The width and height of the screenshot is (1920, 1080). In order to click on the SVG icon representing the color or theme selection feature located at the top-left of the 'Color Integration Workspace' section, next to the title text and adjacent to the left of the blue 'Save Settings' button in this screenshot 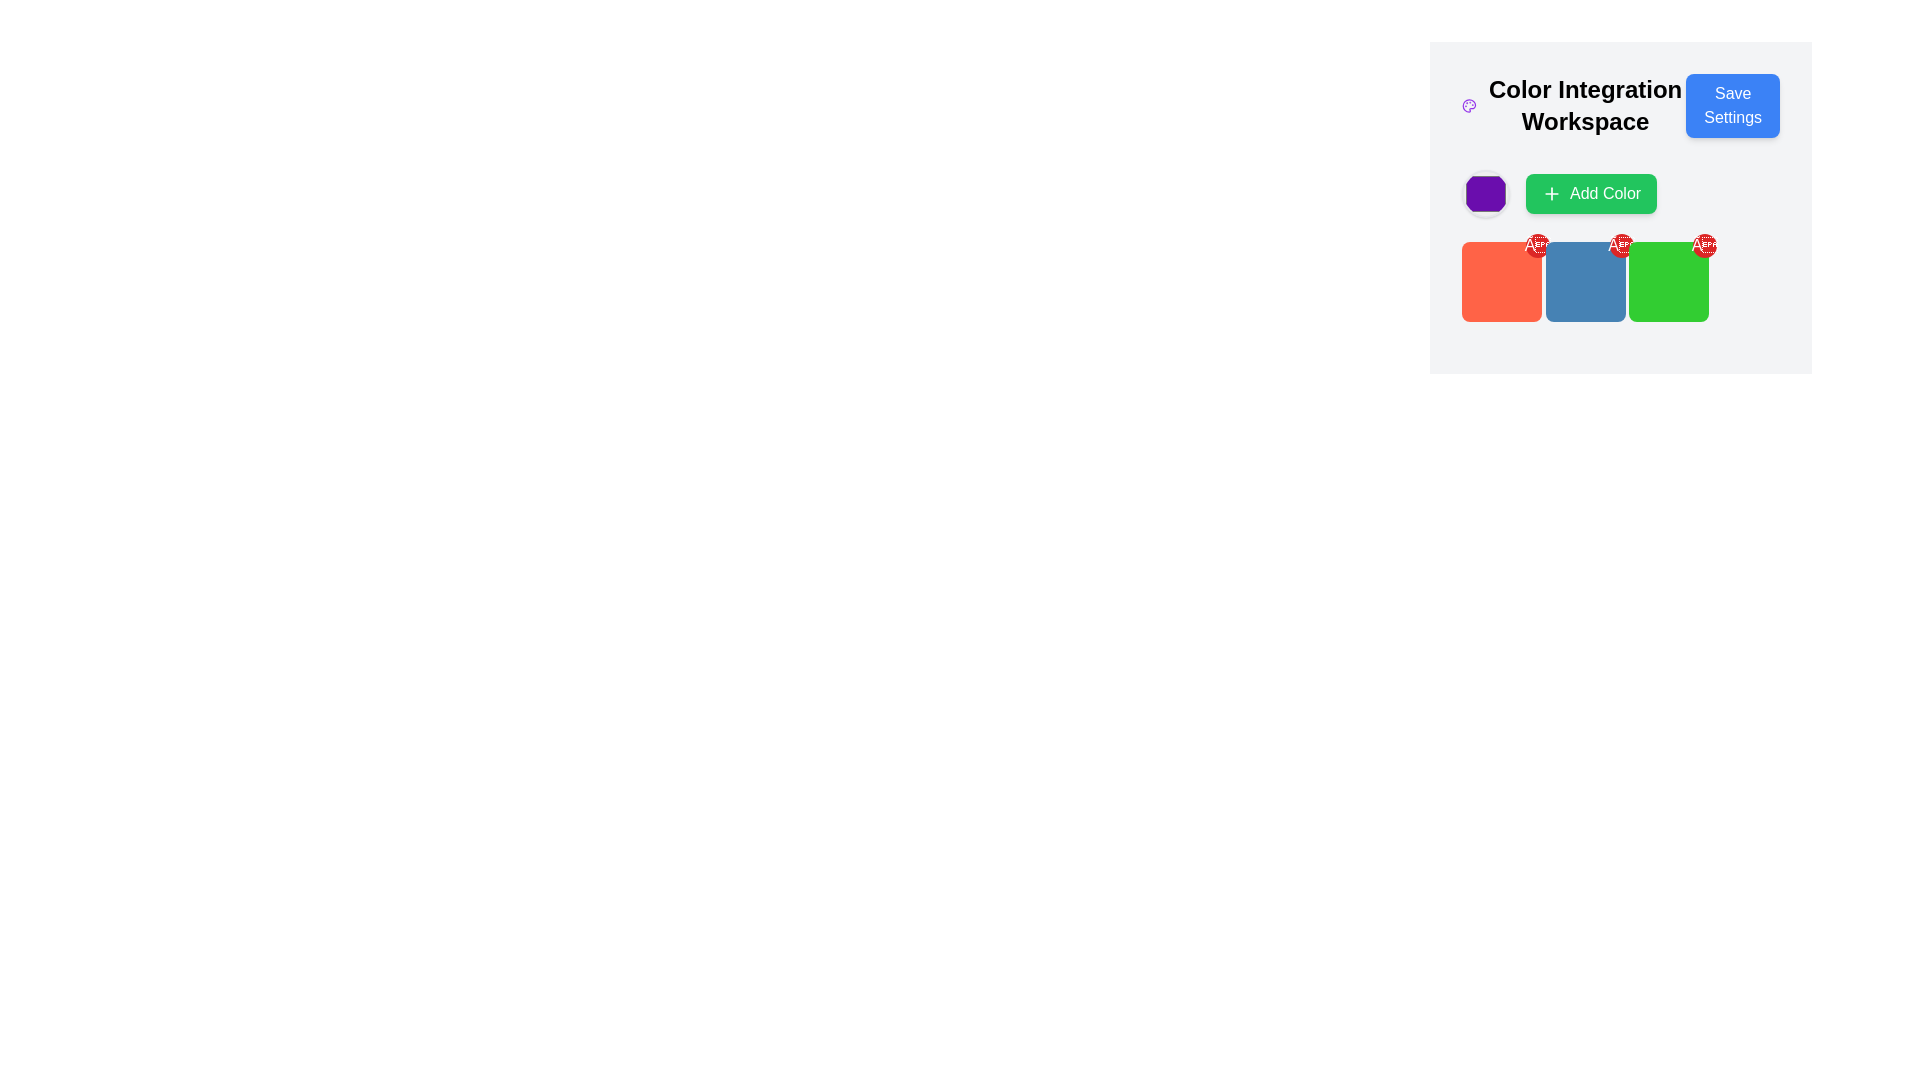, I will do `click(1469, 105)`.